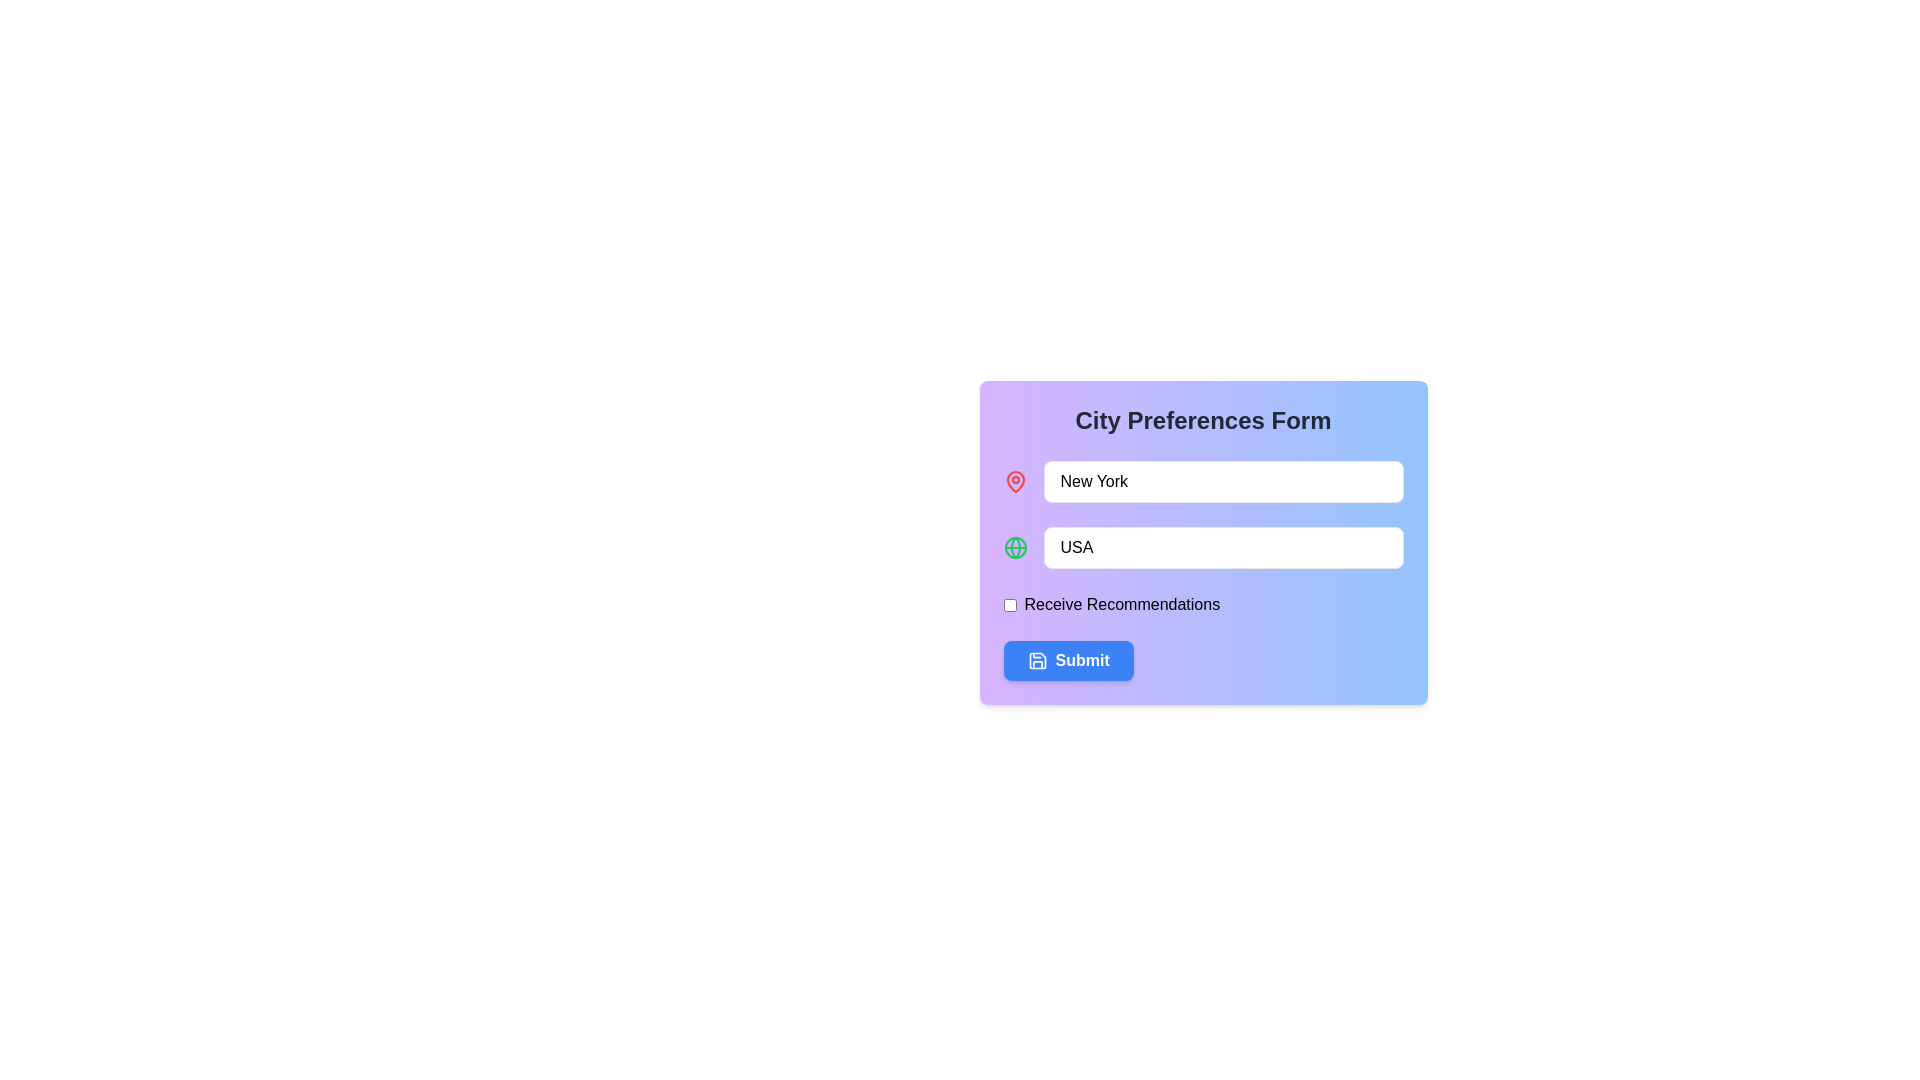 This screenshot has height=1080, width=1920. What do you see at coordinates (1202, 482) in the screenshot?
I see `the text field that contains the placeholder 'City' and currently holds the value 'New York', which is` at bounding box center [1202, 482].